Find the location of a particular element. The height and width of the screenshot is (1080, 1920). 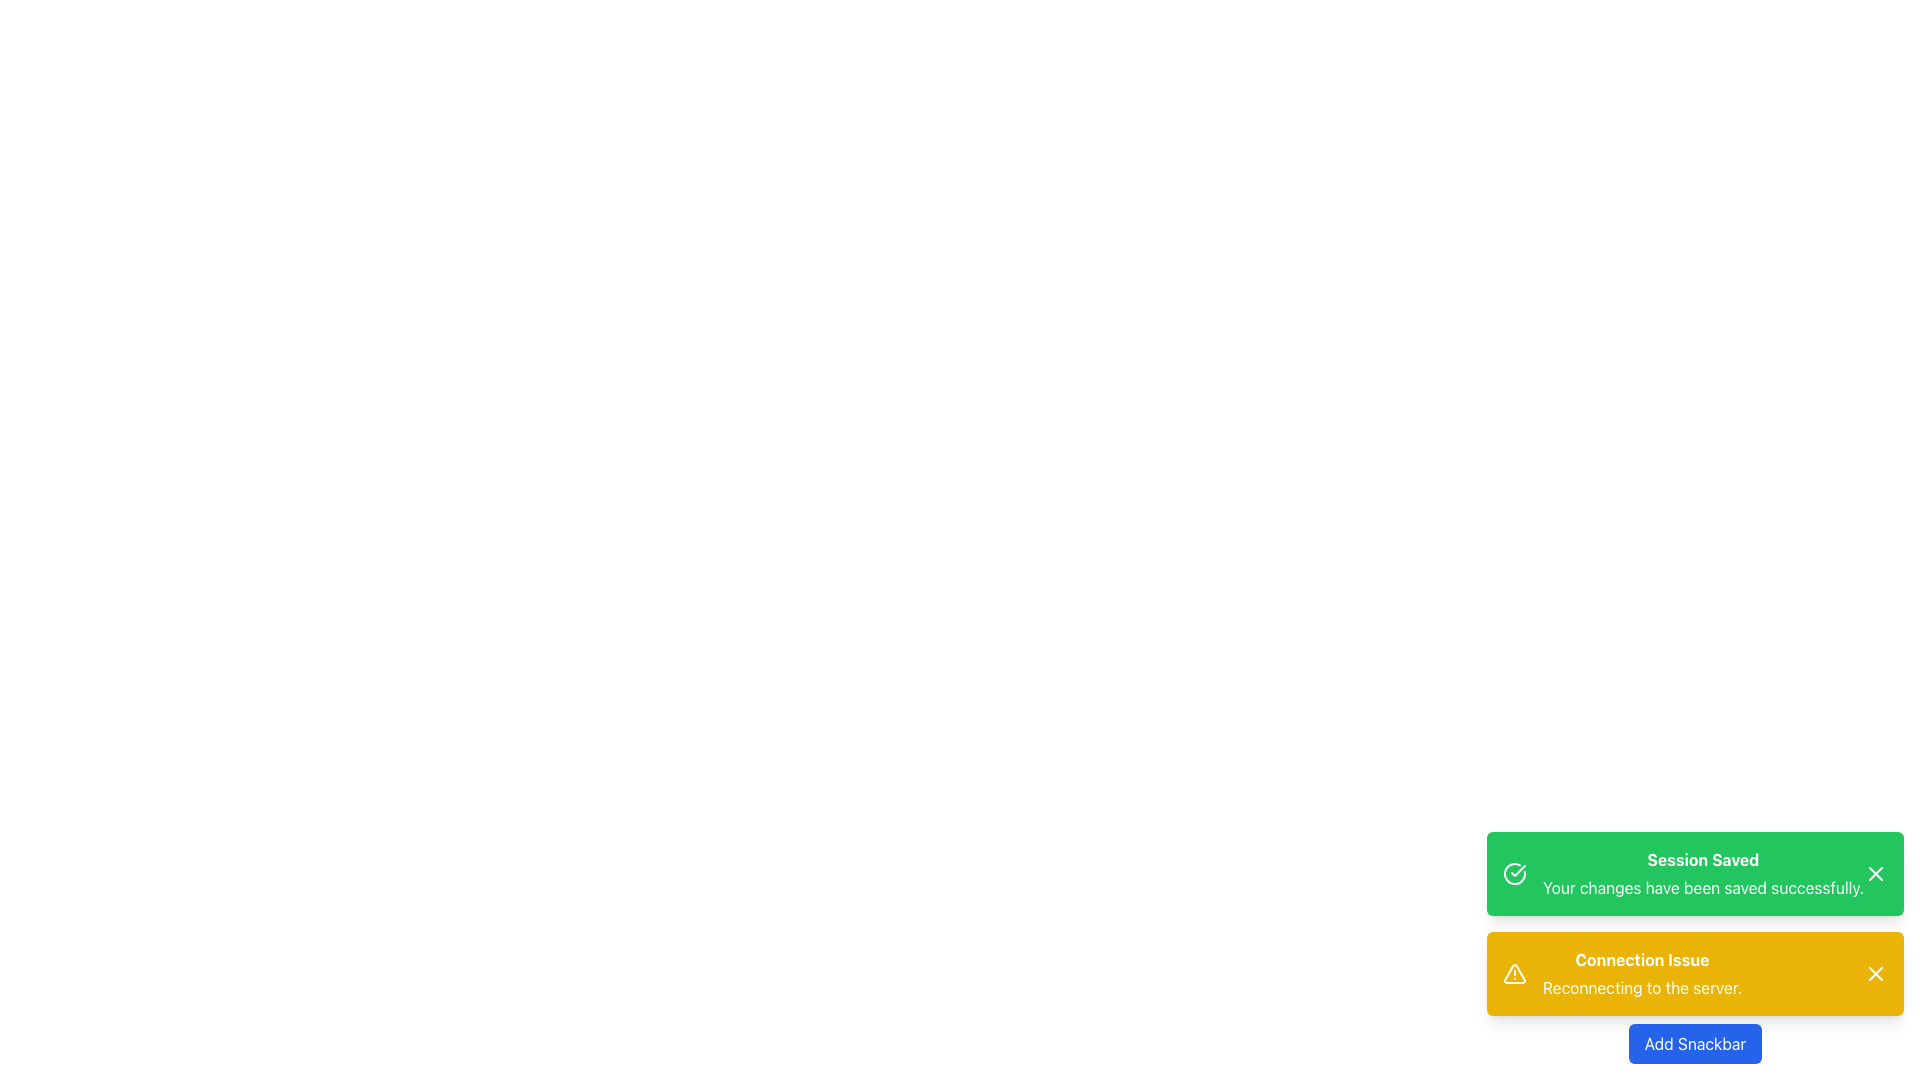

the text label that provides feedback confirming changes have been saved successfully, located within a green message box in the success notification area is located at coordinates (1702, 873).